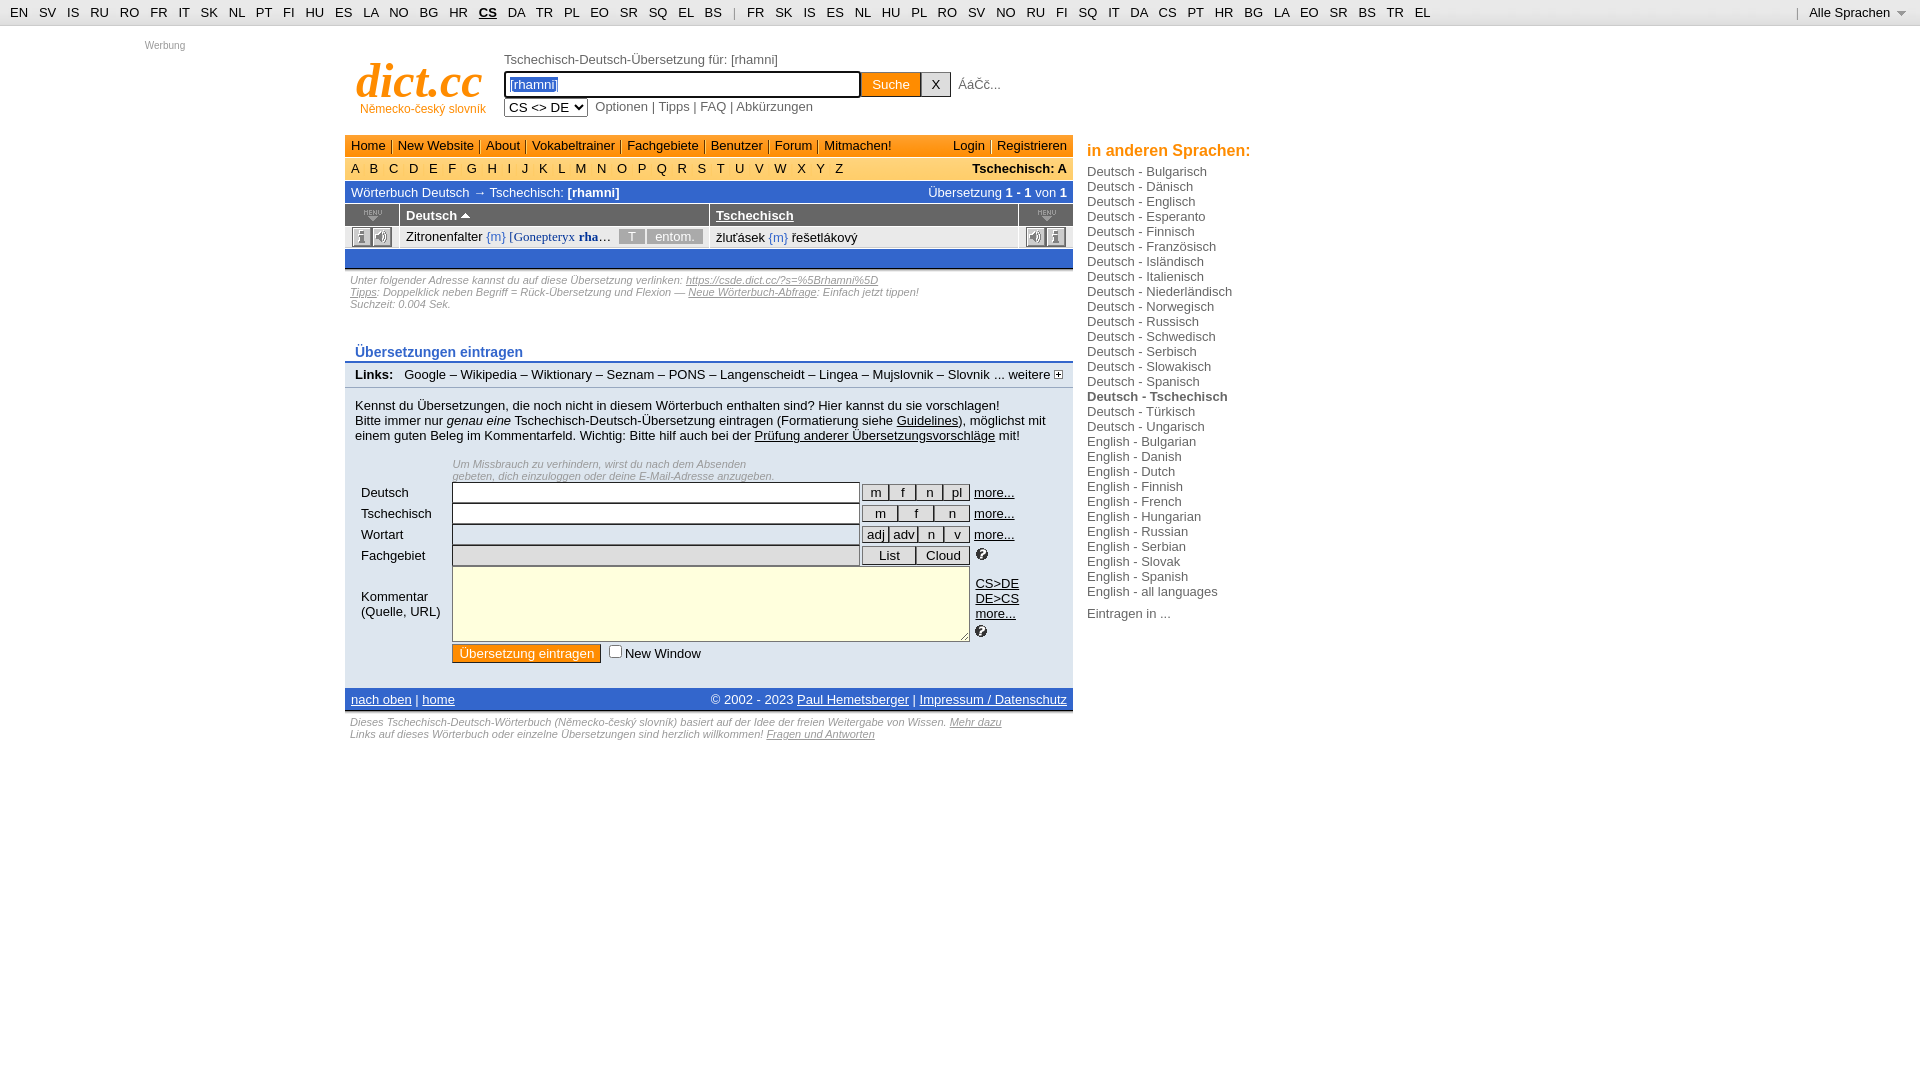 The image size is (1920, 1080). I want to click on 'TR', so click(1393, 12).